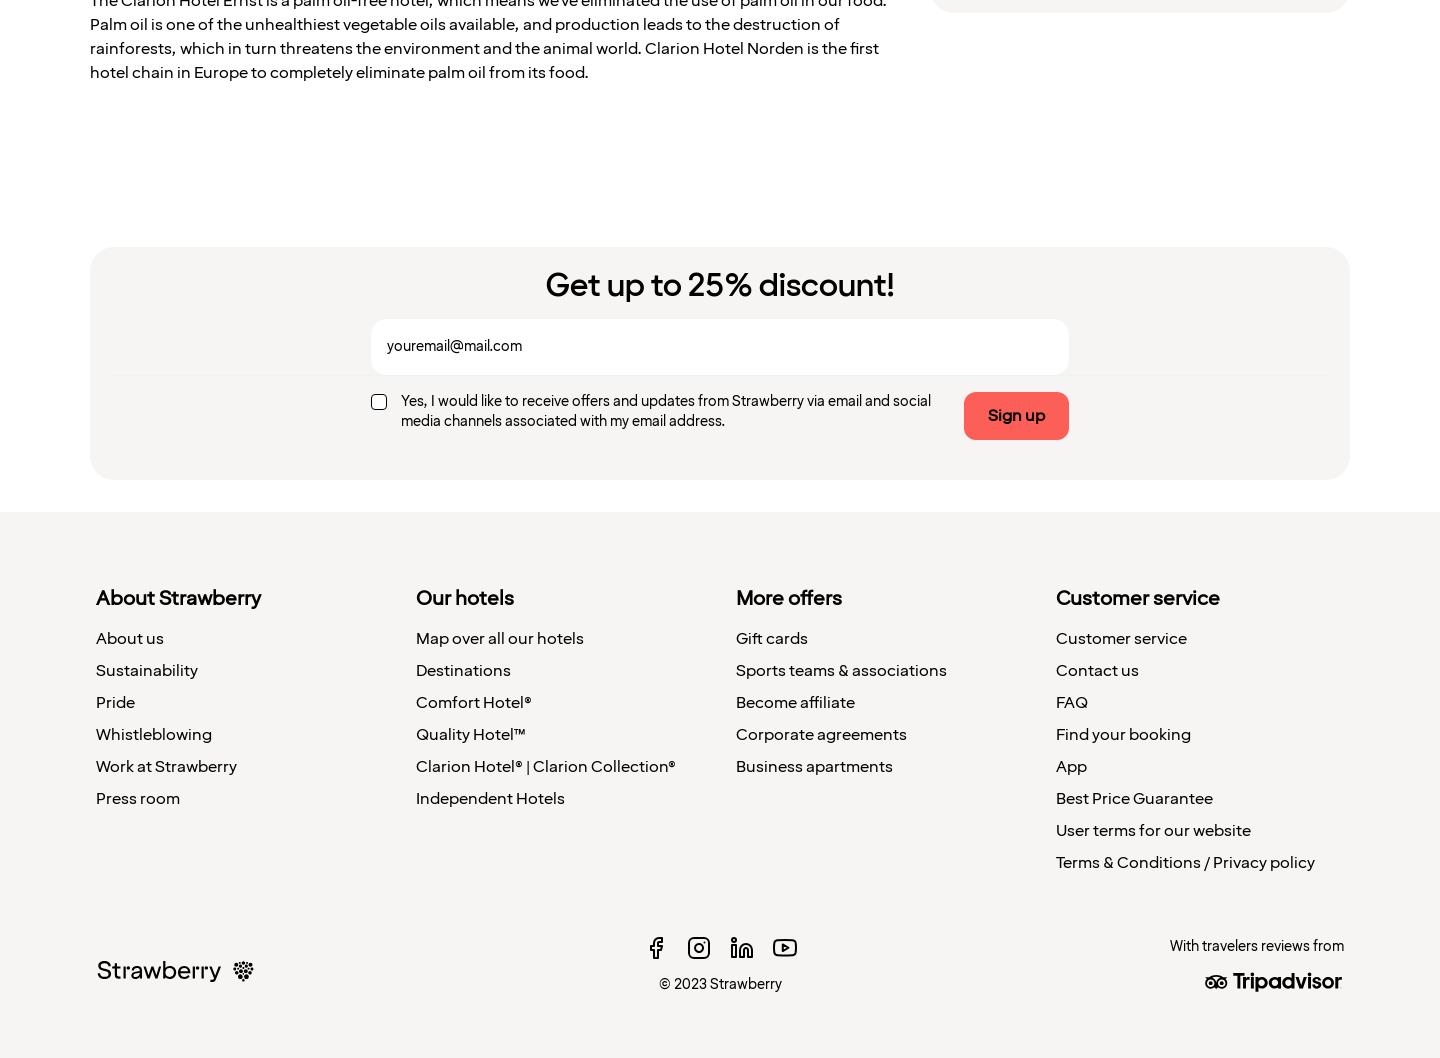 This screenshot has height=1058, width=1440. I want to click on 'Find your booking', so click(1122, 734).